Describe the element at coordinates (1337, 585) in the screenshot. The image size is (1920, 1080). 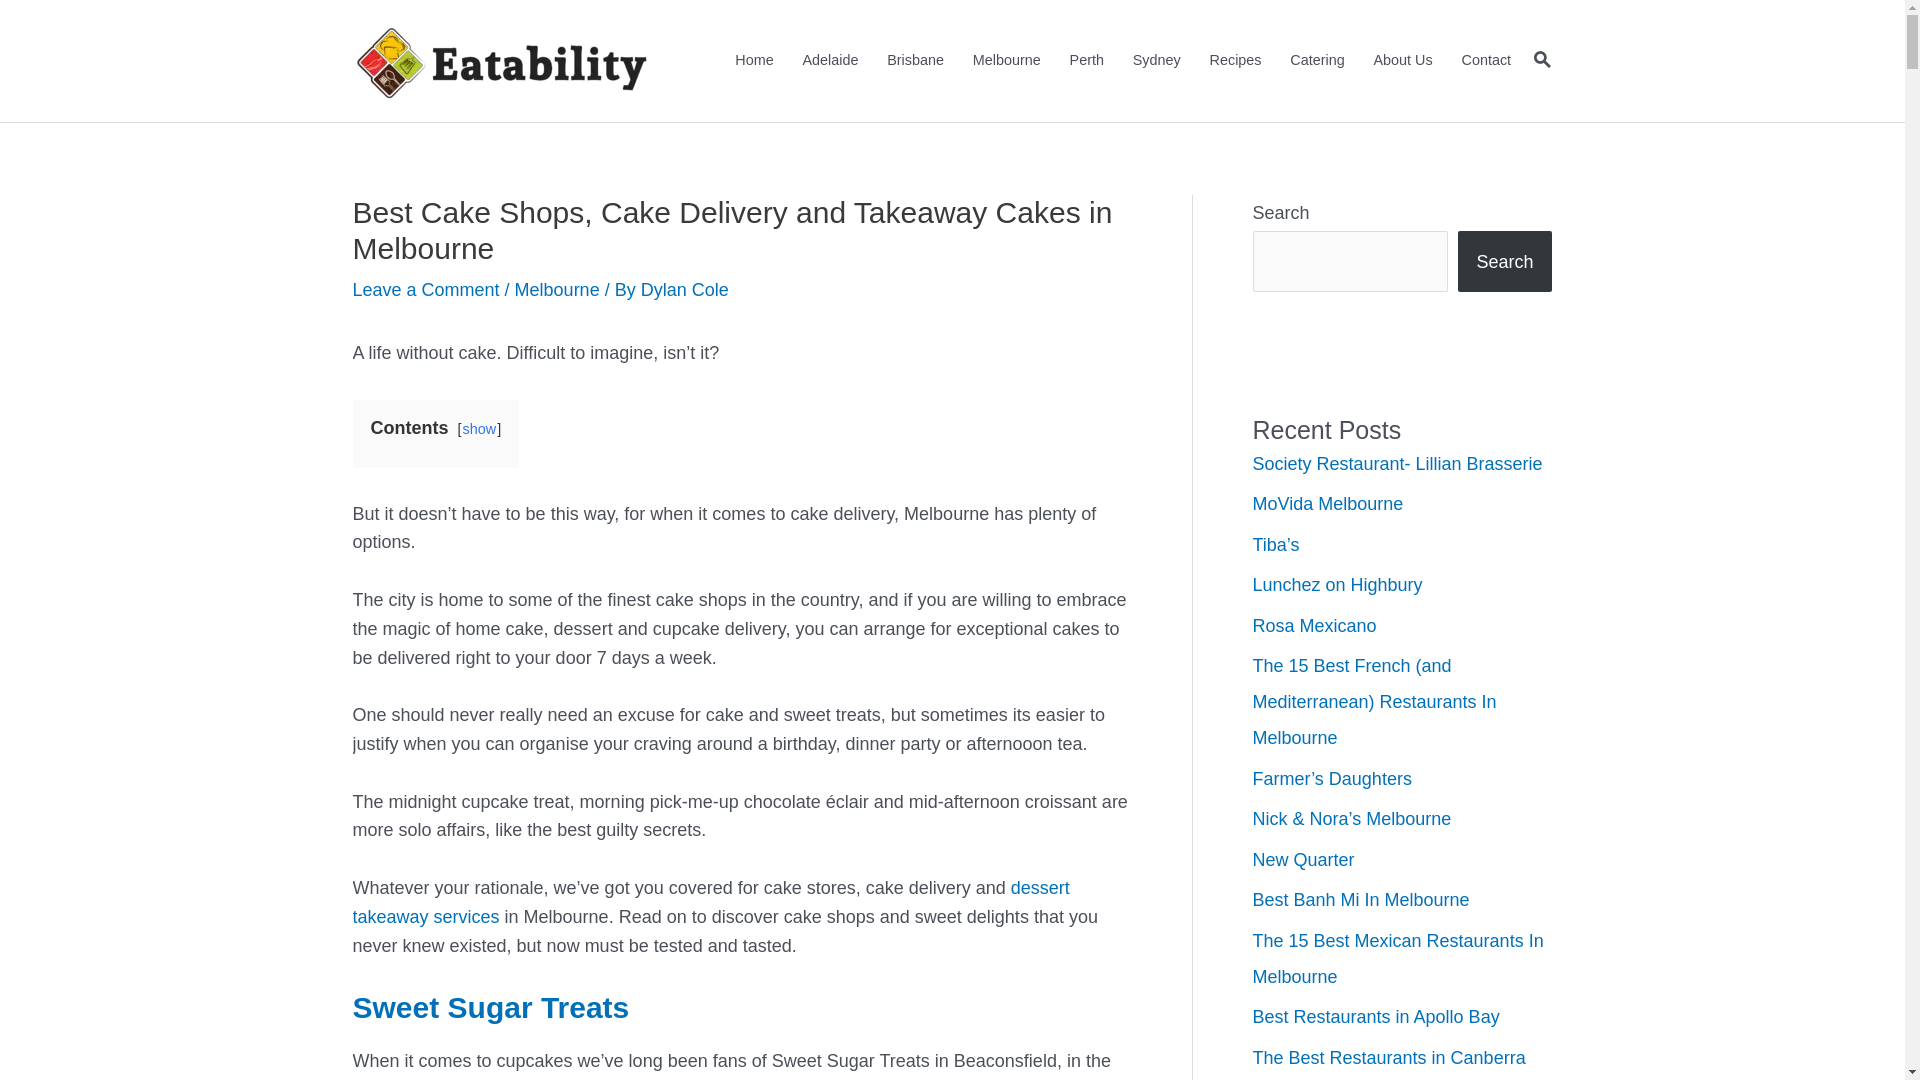
I see `'Lunchez on Highbury'` at that location.